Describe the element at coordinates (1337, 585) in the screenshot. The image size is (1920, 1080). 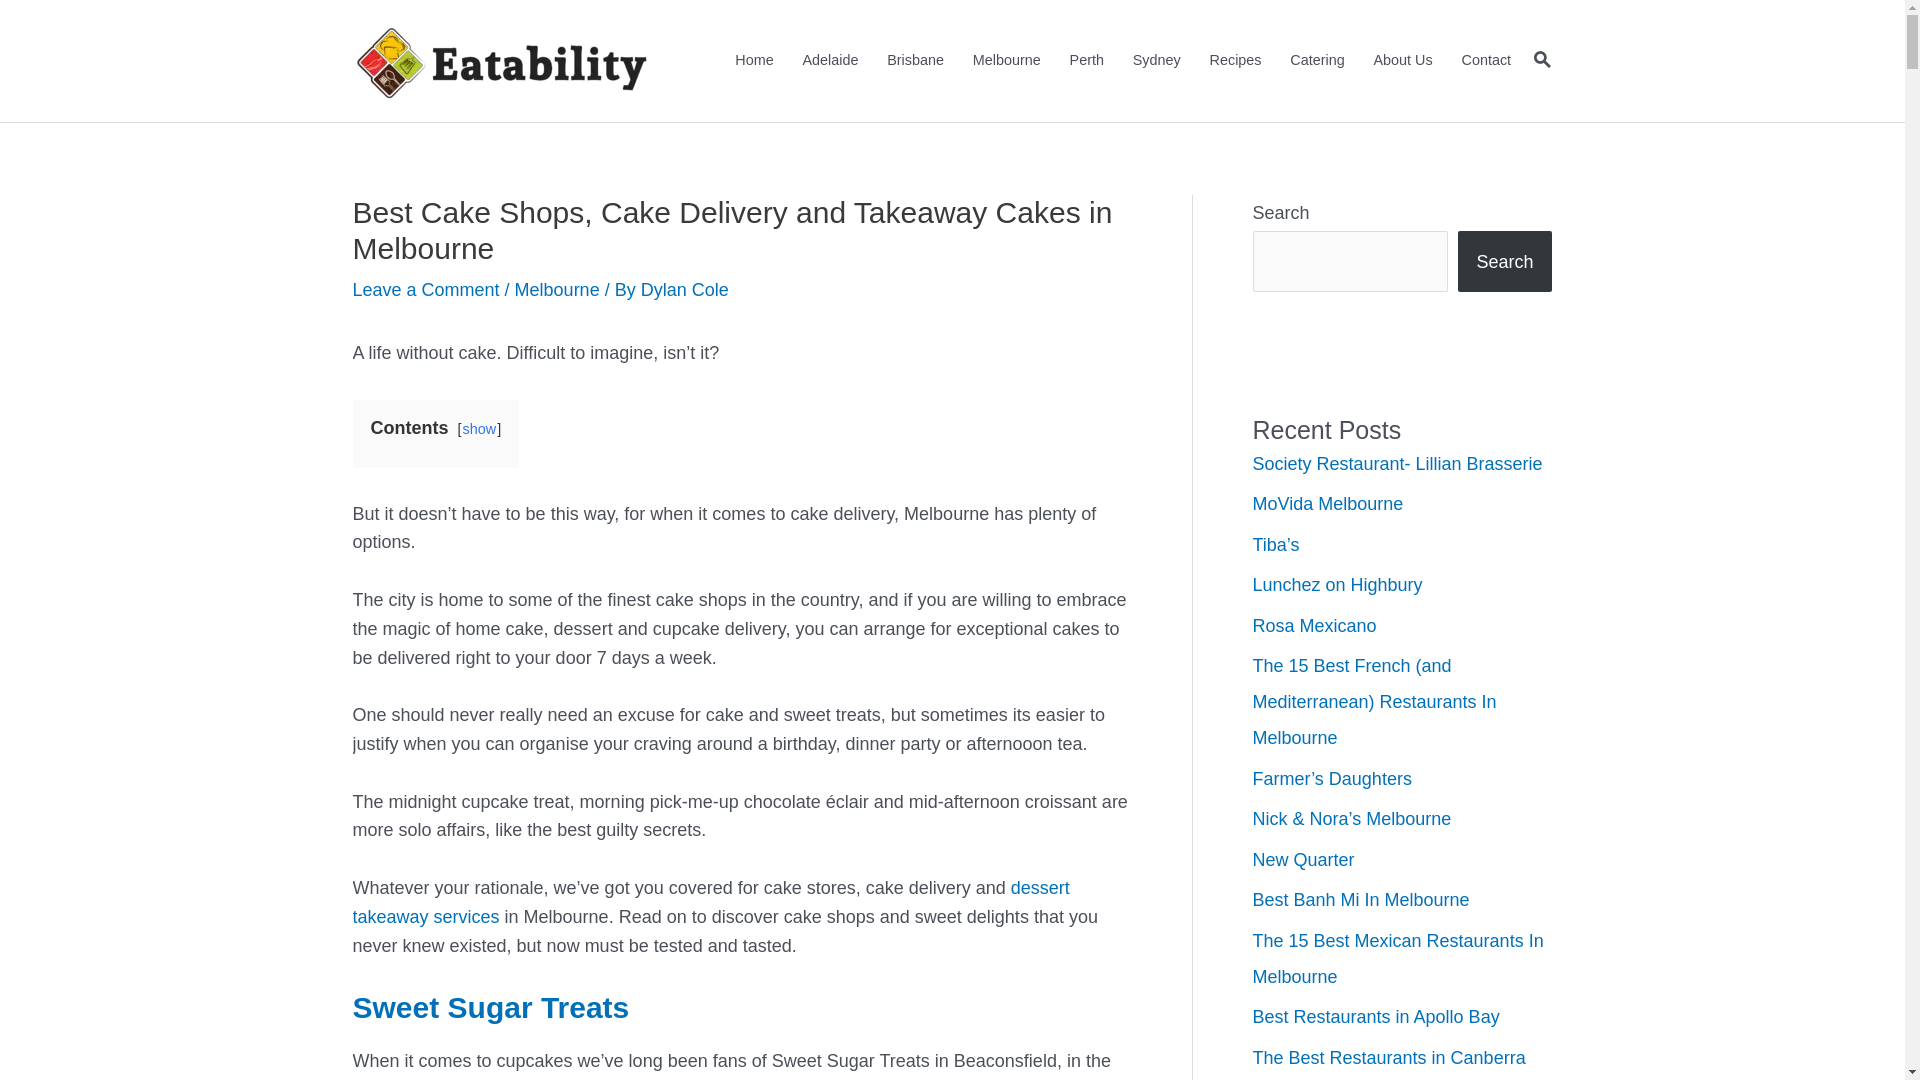
I see `'Lunchez on Highbury'` at that location.